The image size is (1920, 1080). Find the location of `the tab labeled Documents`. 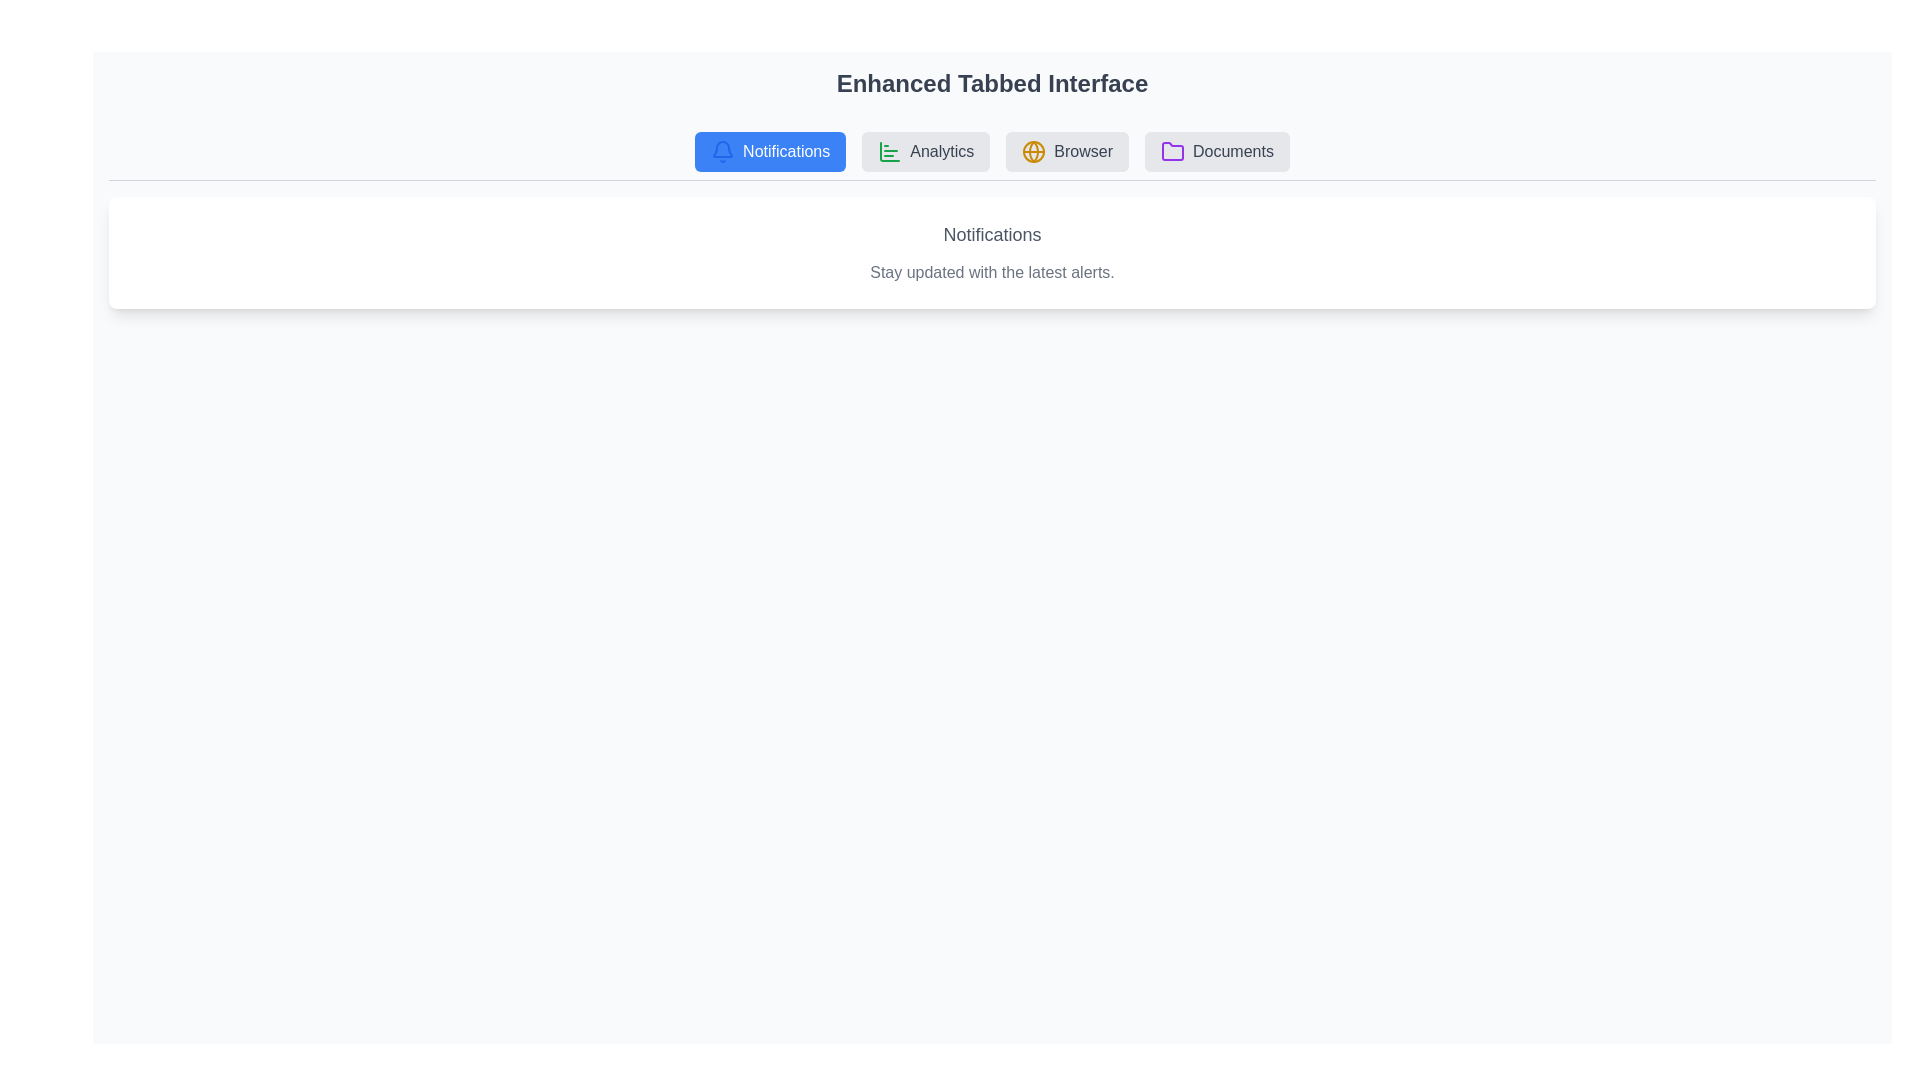

the tab labeled Documents is located at coordinates (1216, 150).